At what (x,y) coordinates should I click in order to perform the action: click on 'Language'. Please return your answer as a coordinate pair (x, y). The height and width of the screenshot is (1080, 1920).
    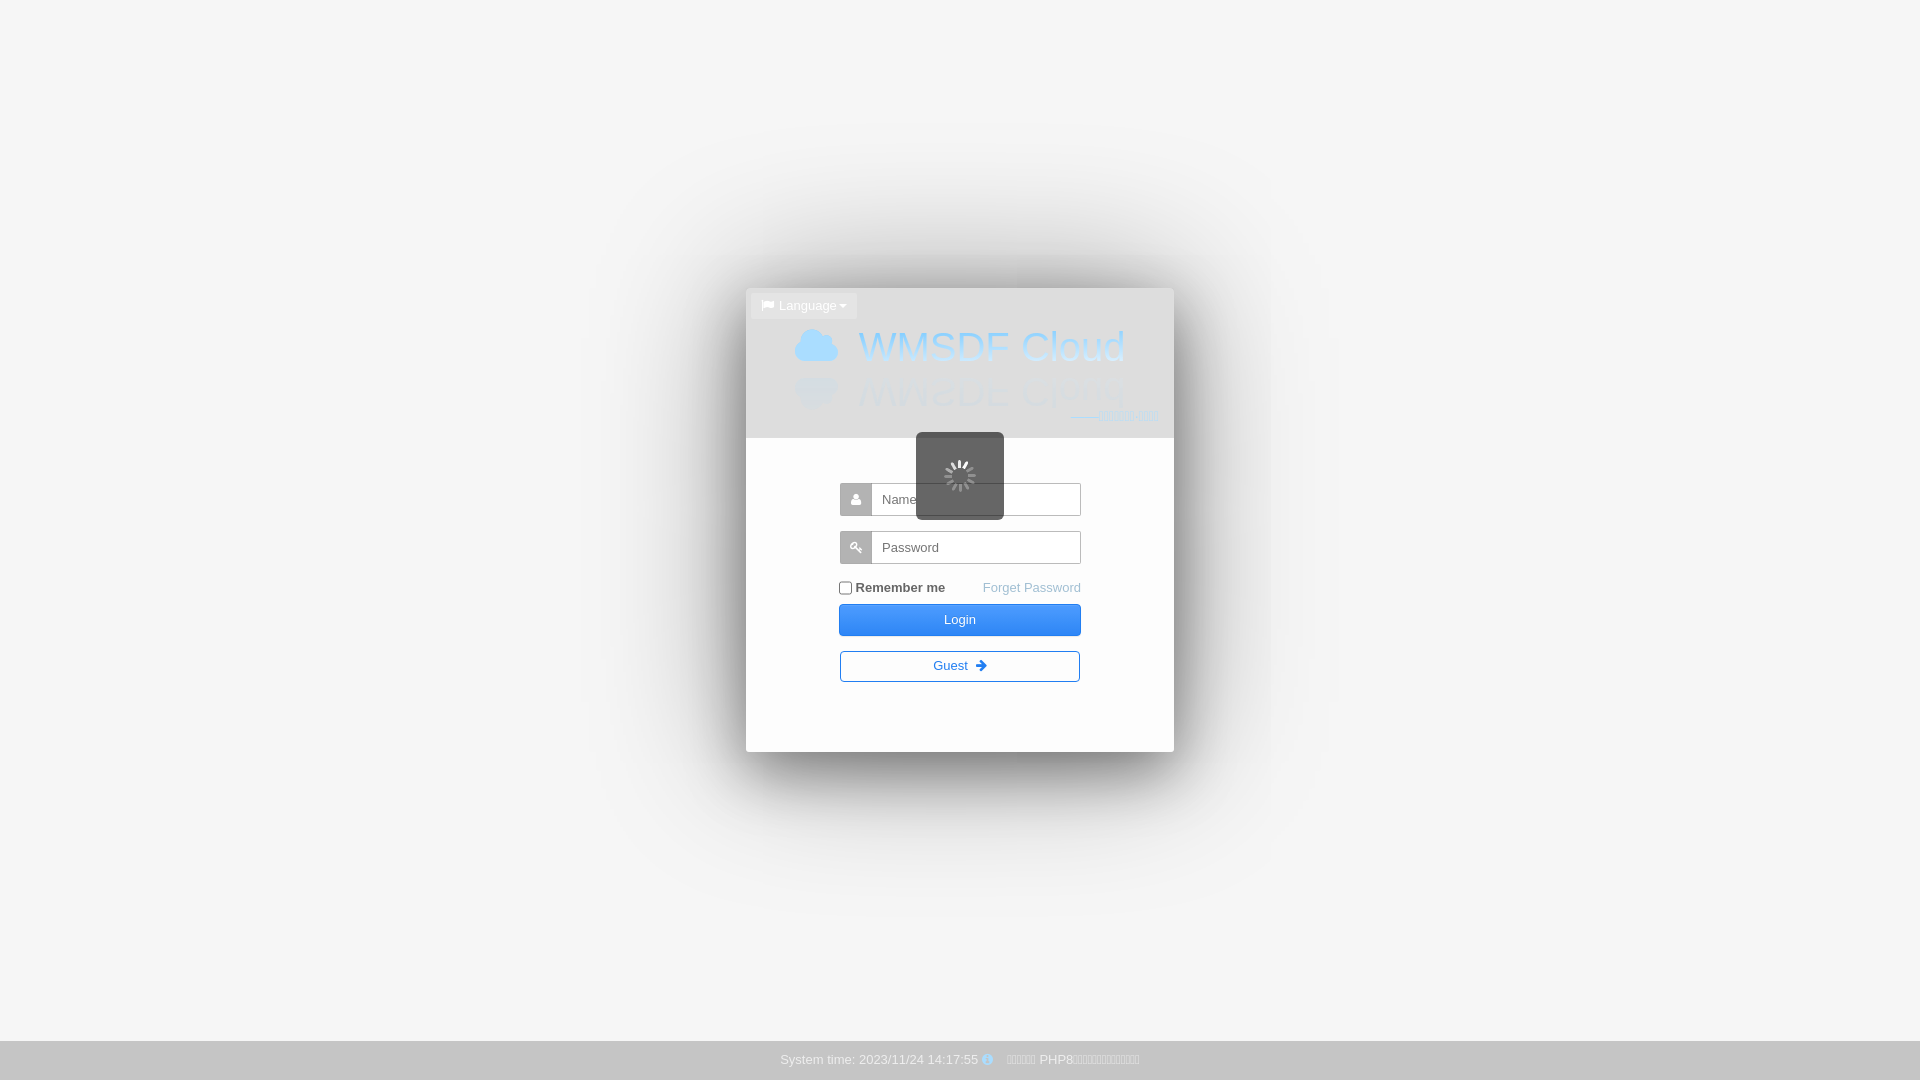
    Looking at the image, I should click on (804, 305).